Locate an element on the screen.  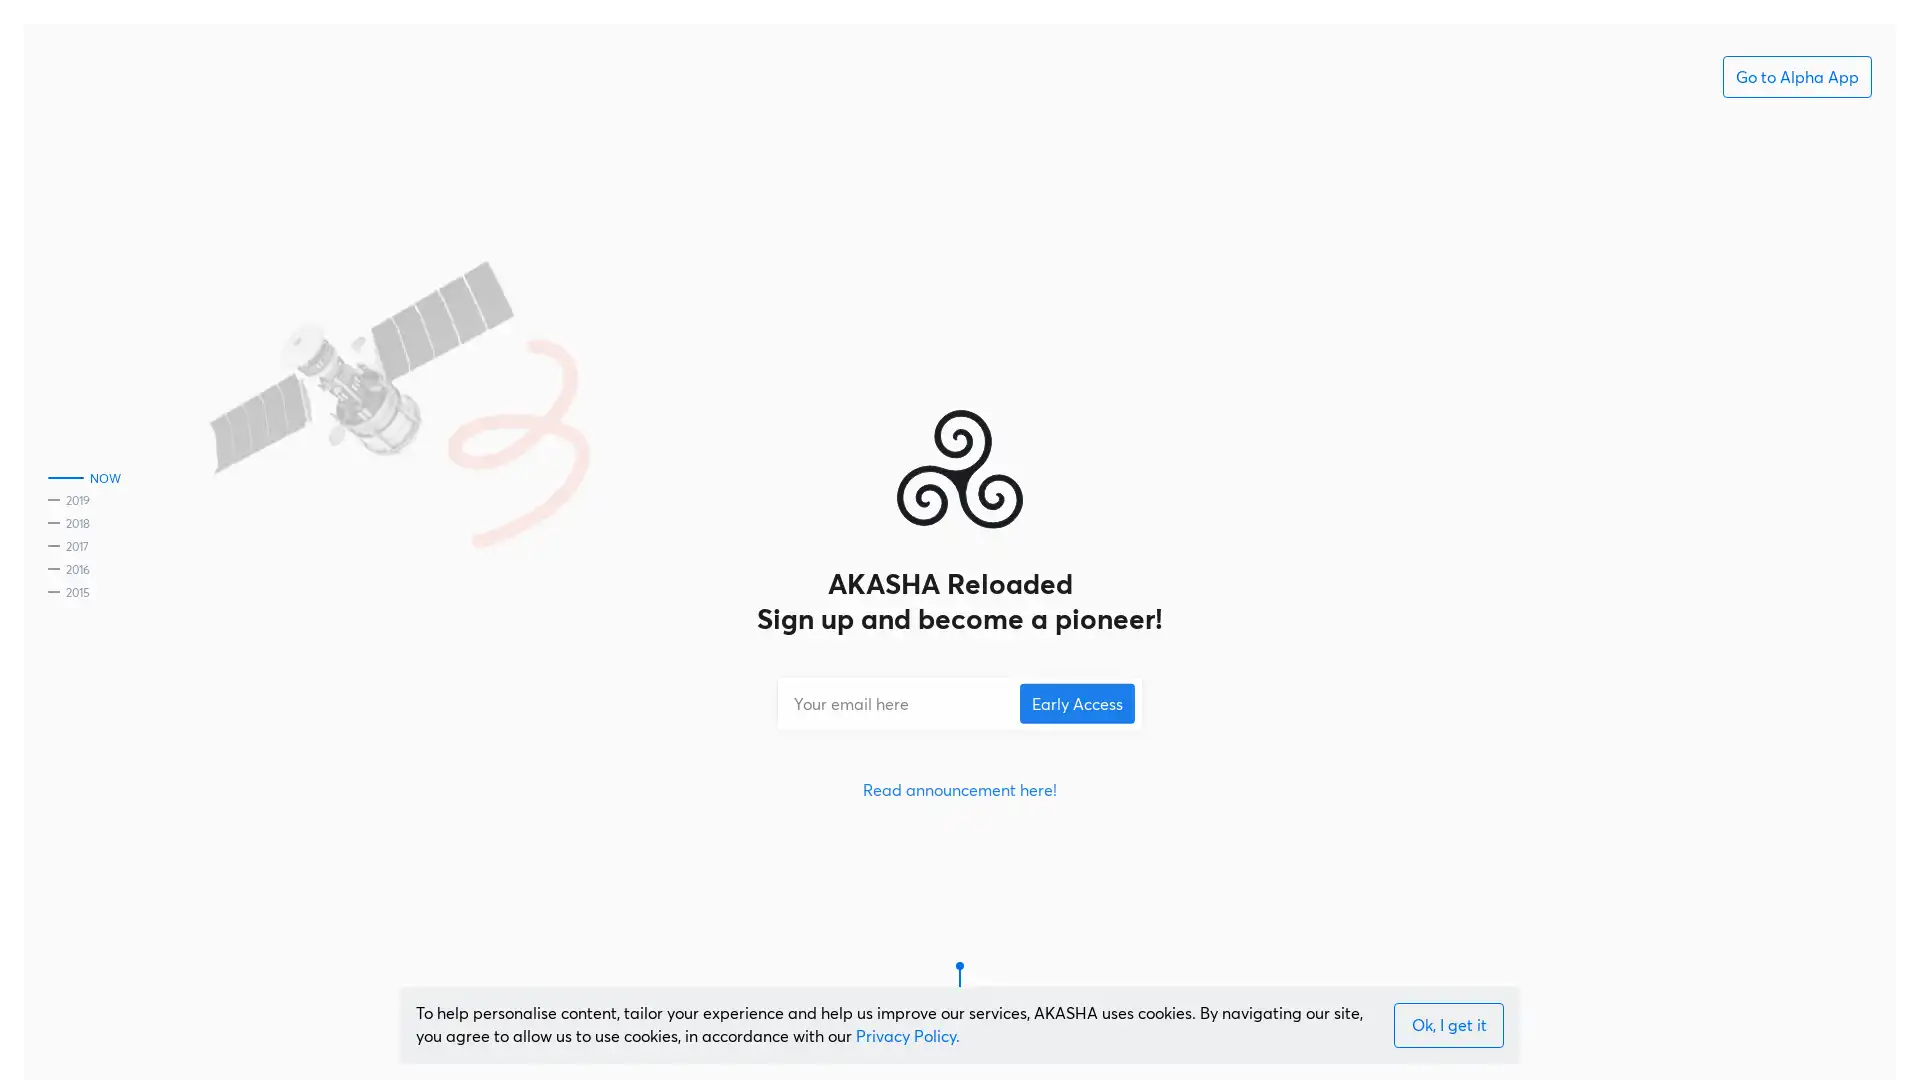
2017 is located at coordinates (68, 547).